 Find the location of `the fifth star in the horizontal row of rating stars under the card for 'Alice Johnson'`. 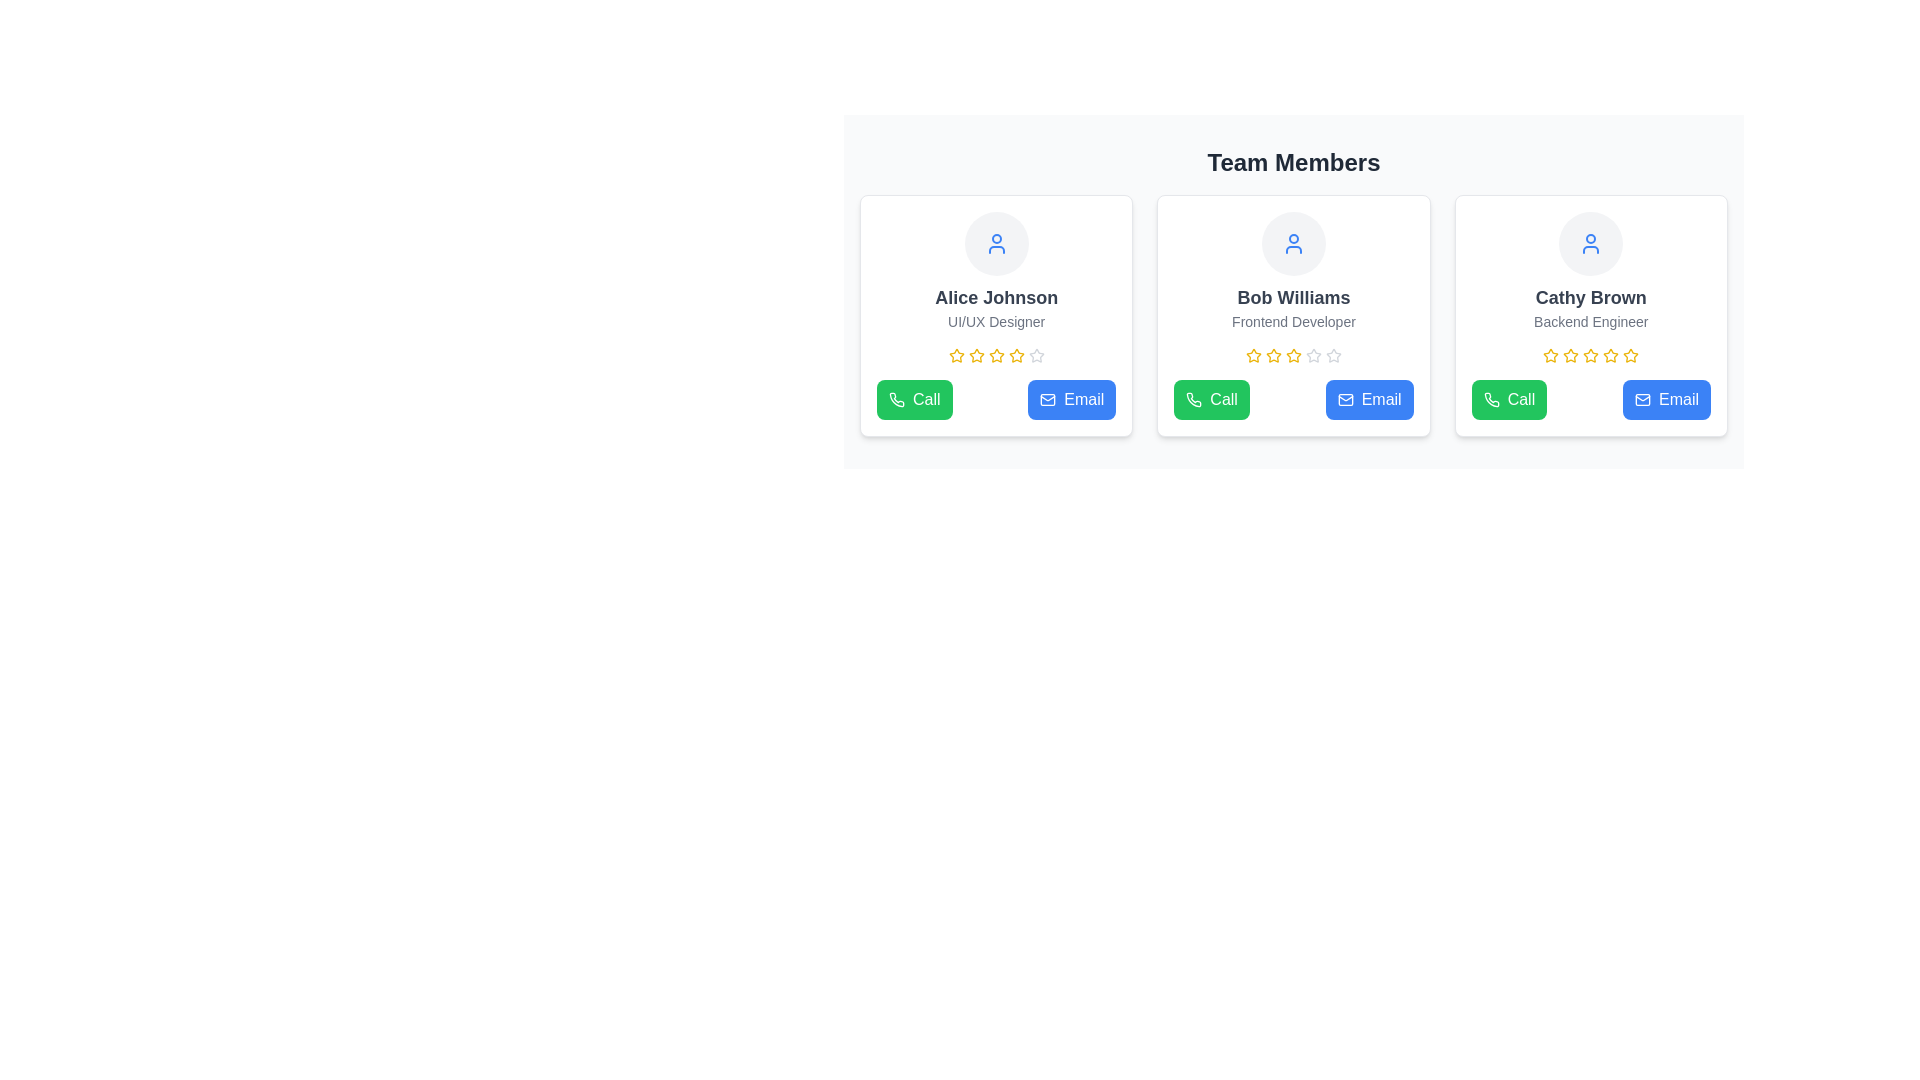

the fifth star in the horizontal row of rating stars under the card for 'Alice Johnson' is located at coordinates (1036, 354).